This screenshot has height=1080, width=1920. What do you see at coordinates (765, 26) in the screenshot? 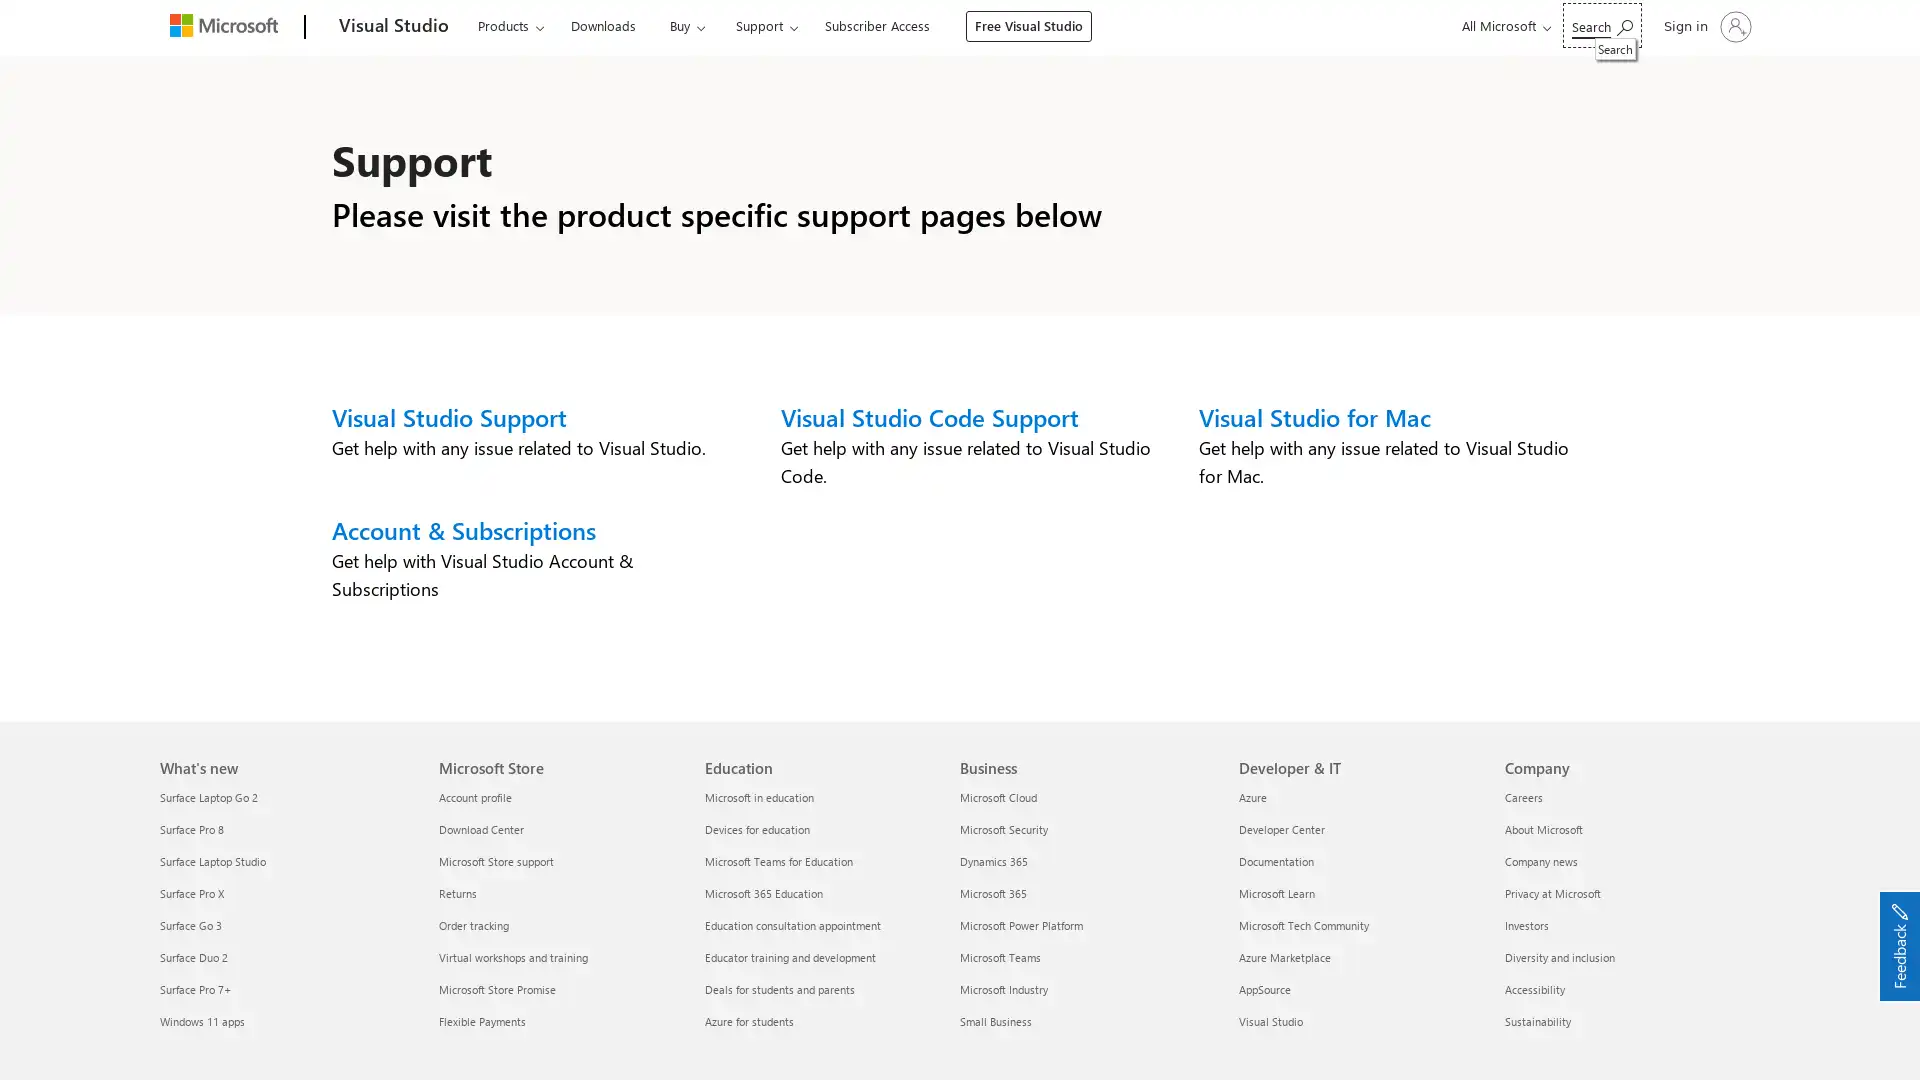
I see `Support` at bounding box center [765, 26].